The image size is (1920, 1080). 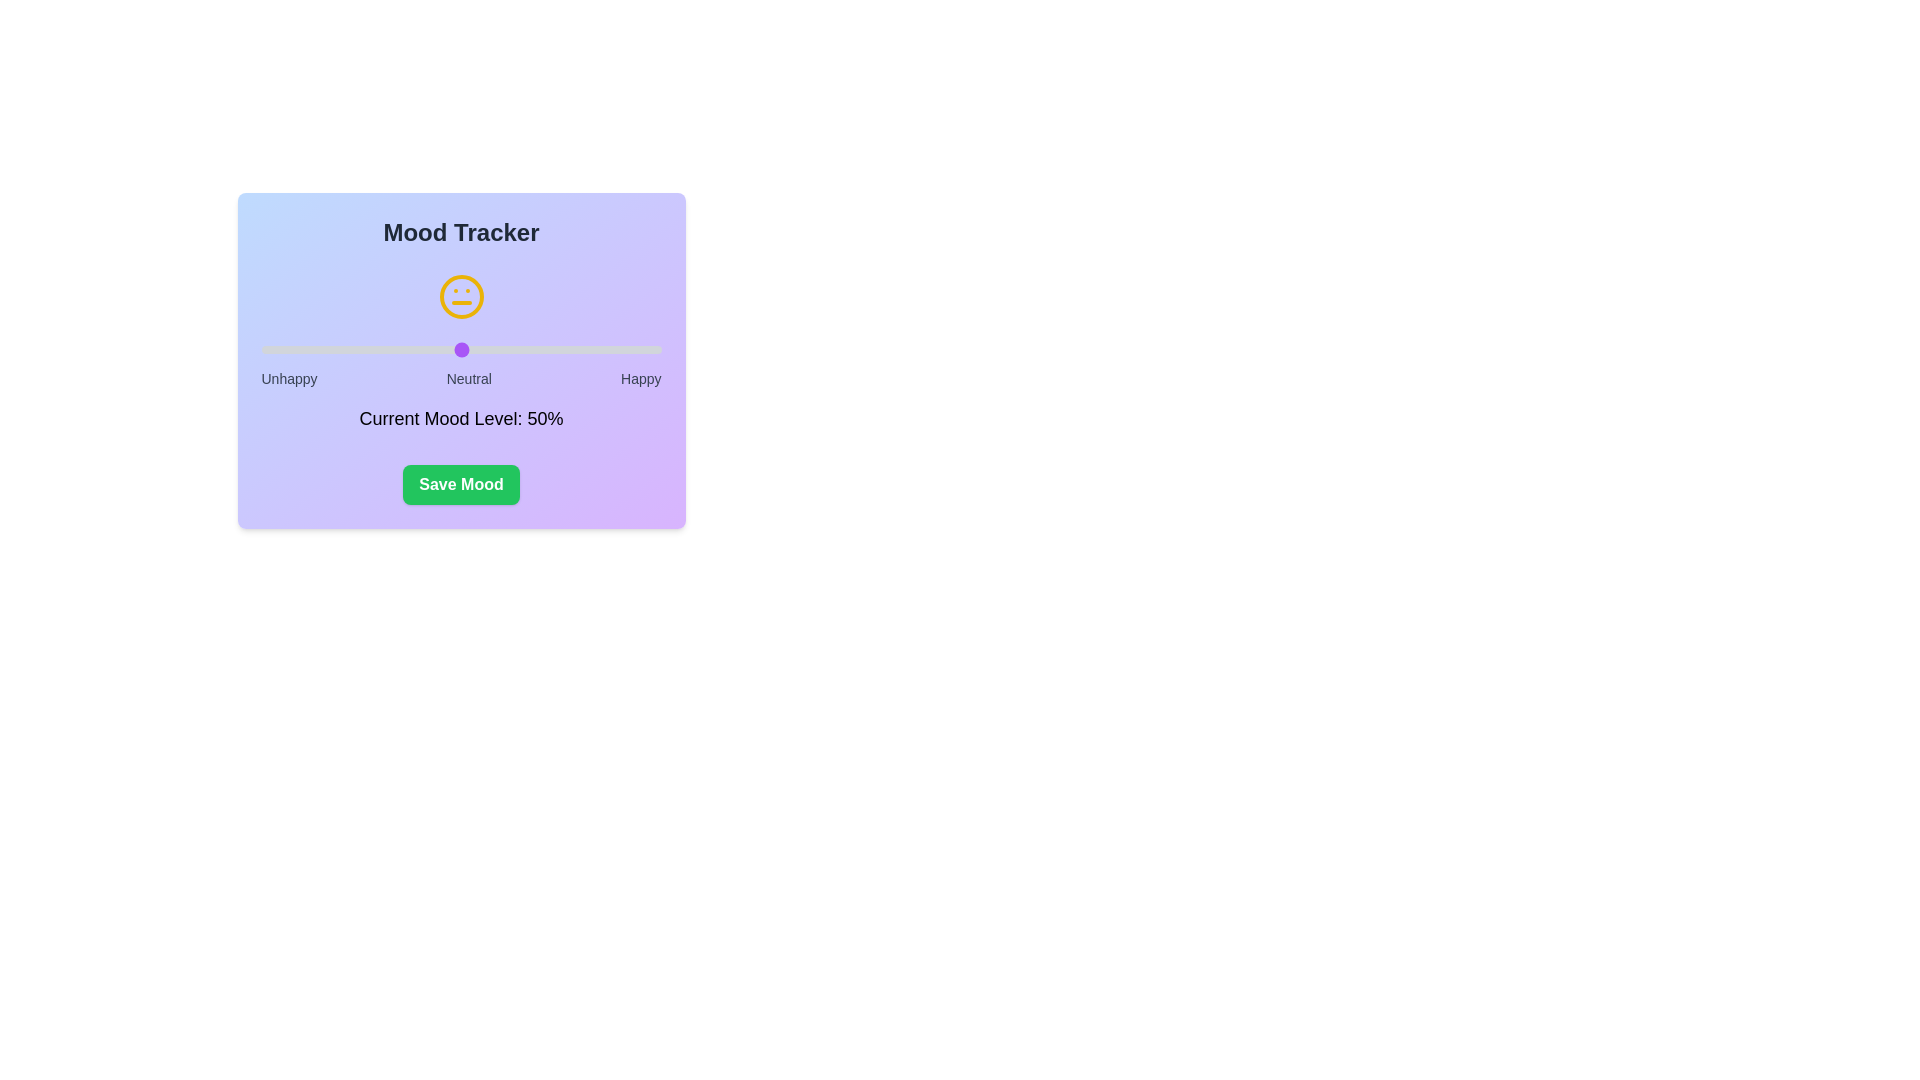 I want to click on the mood slider to set the mood level to 14%, so click(x=316, y=349).